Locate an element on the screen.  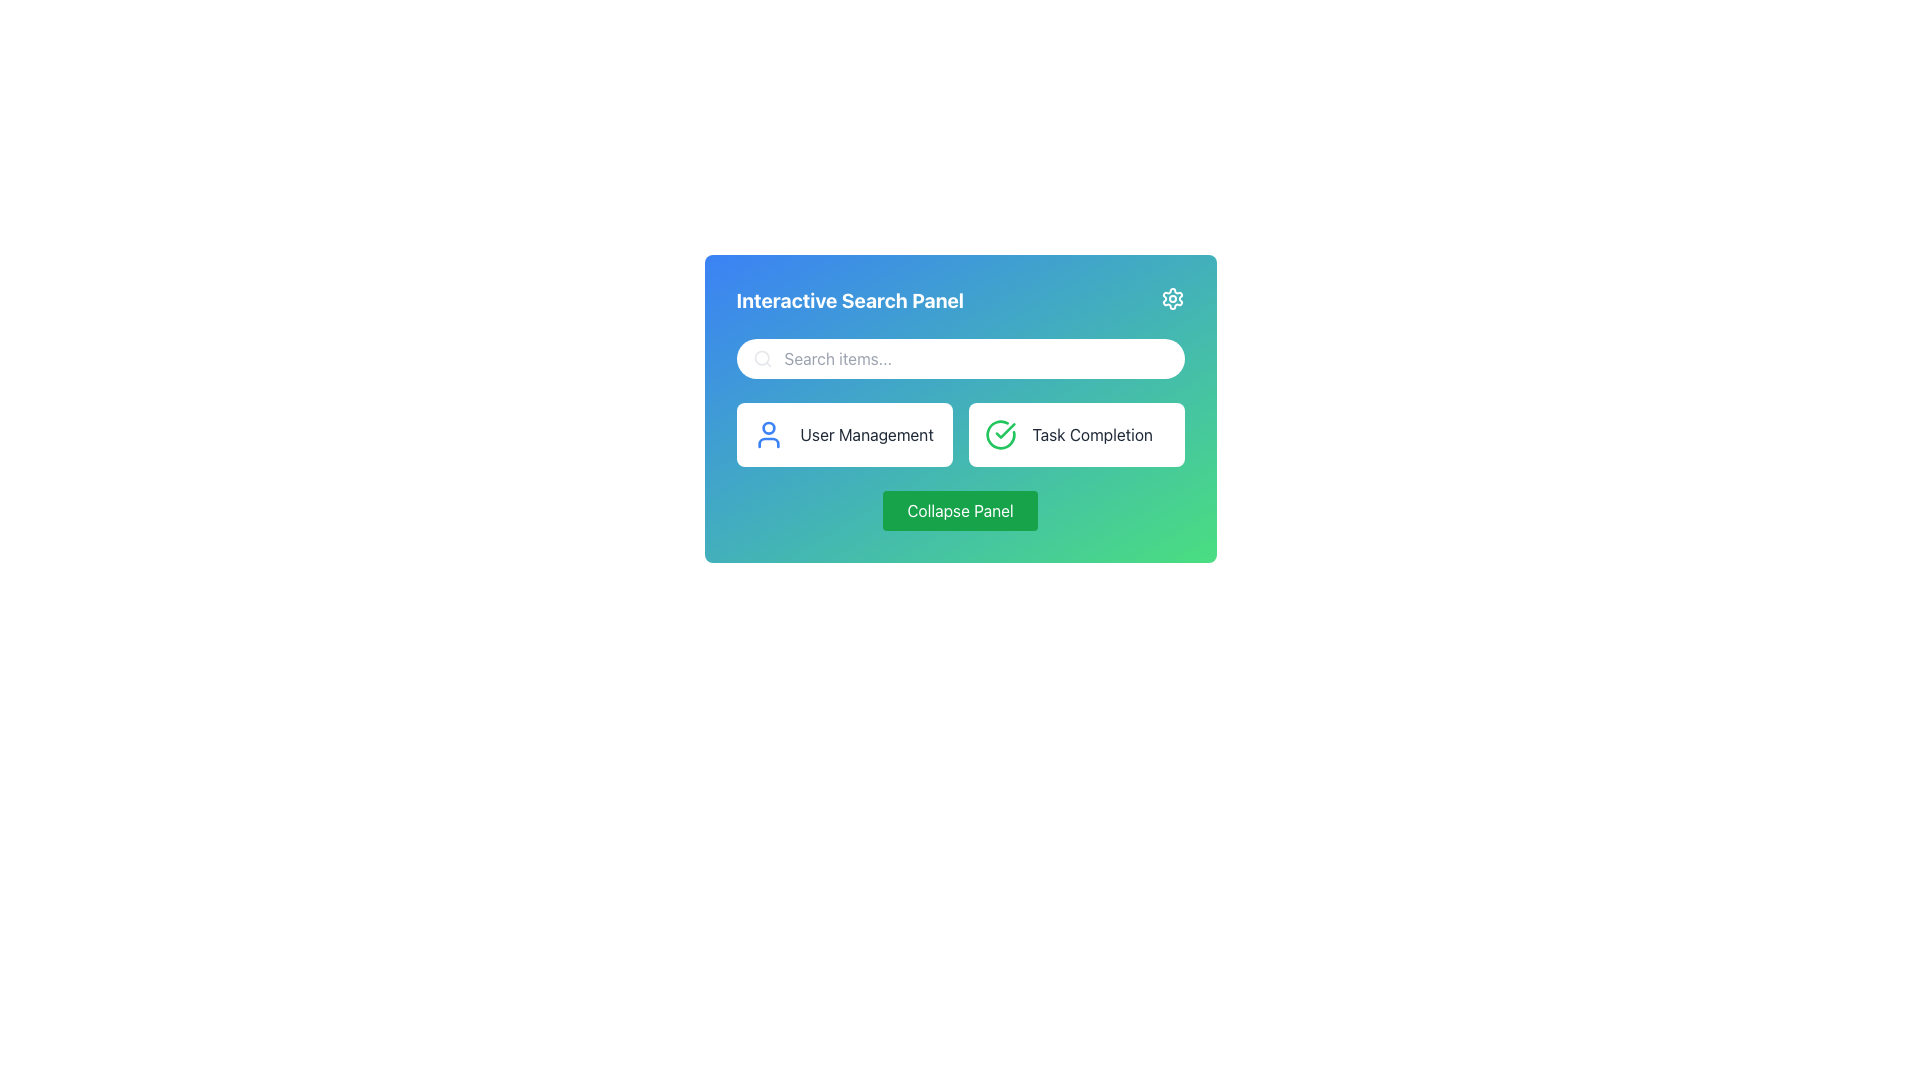
the settings icon/button located at the top-right corner of the 'Interactive Search Panel' is located at coordinates (1172, 299).